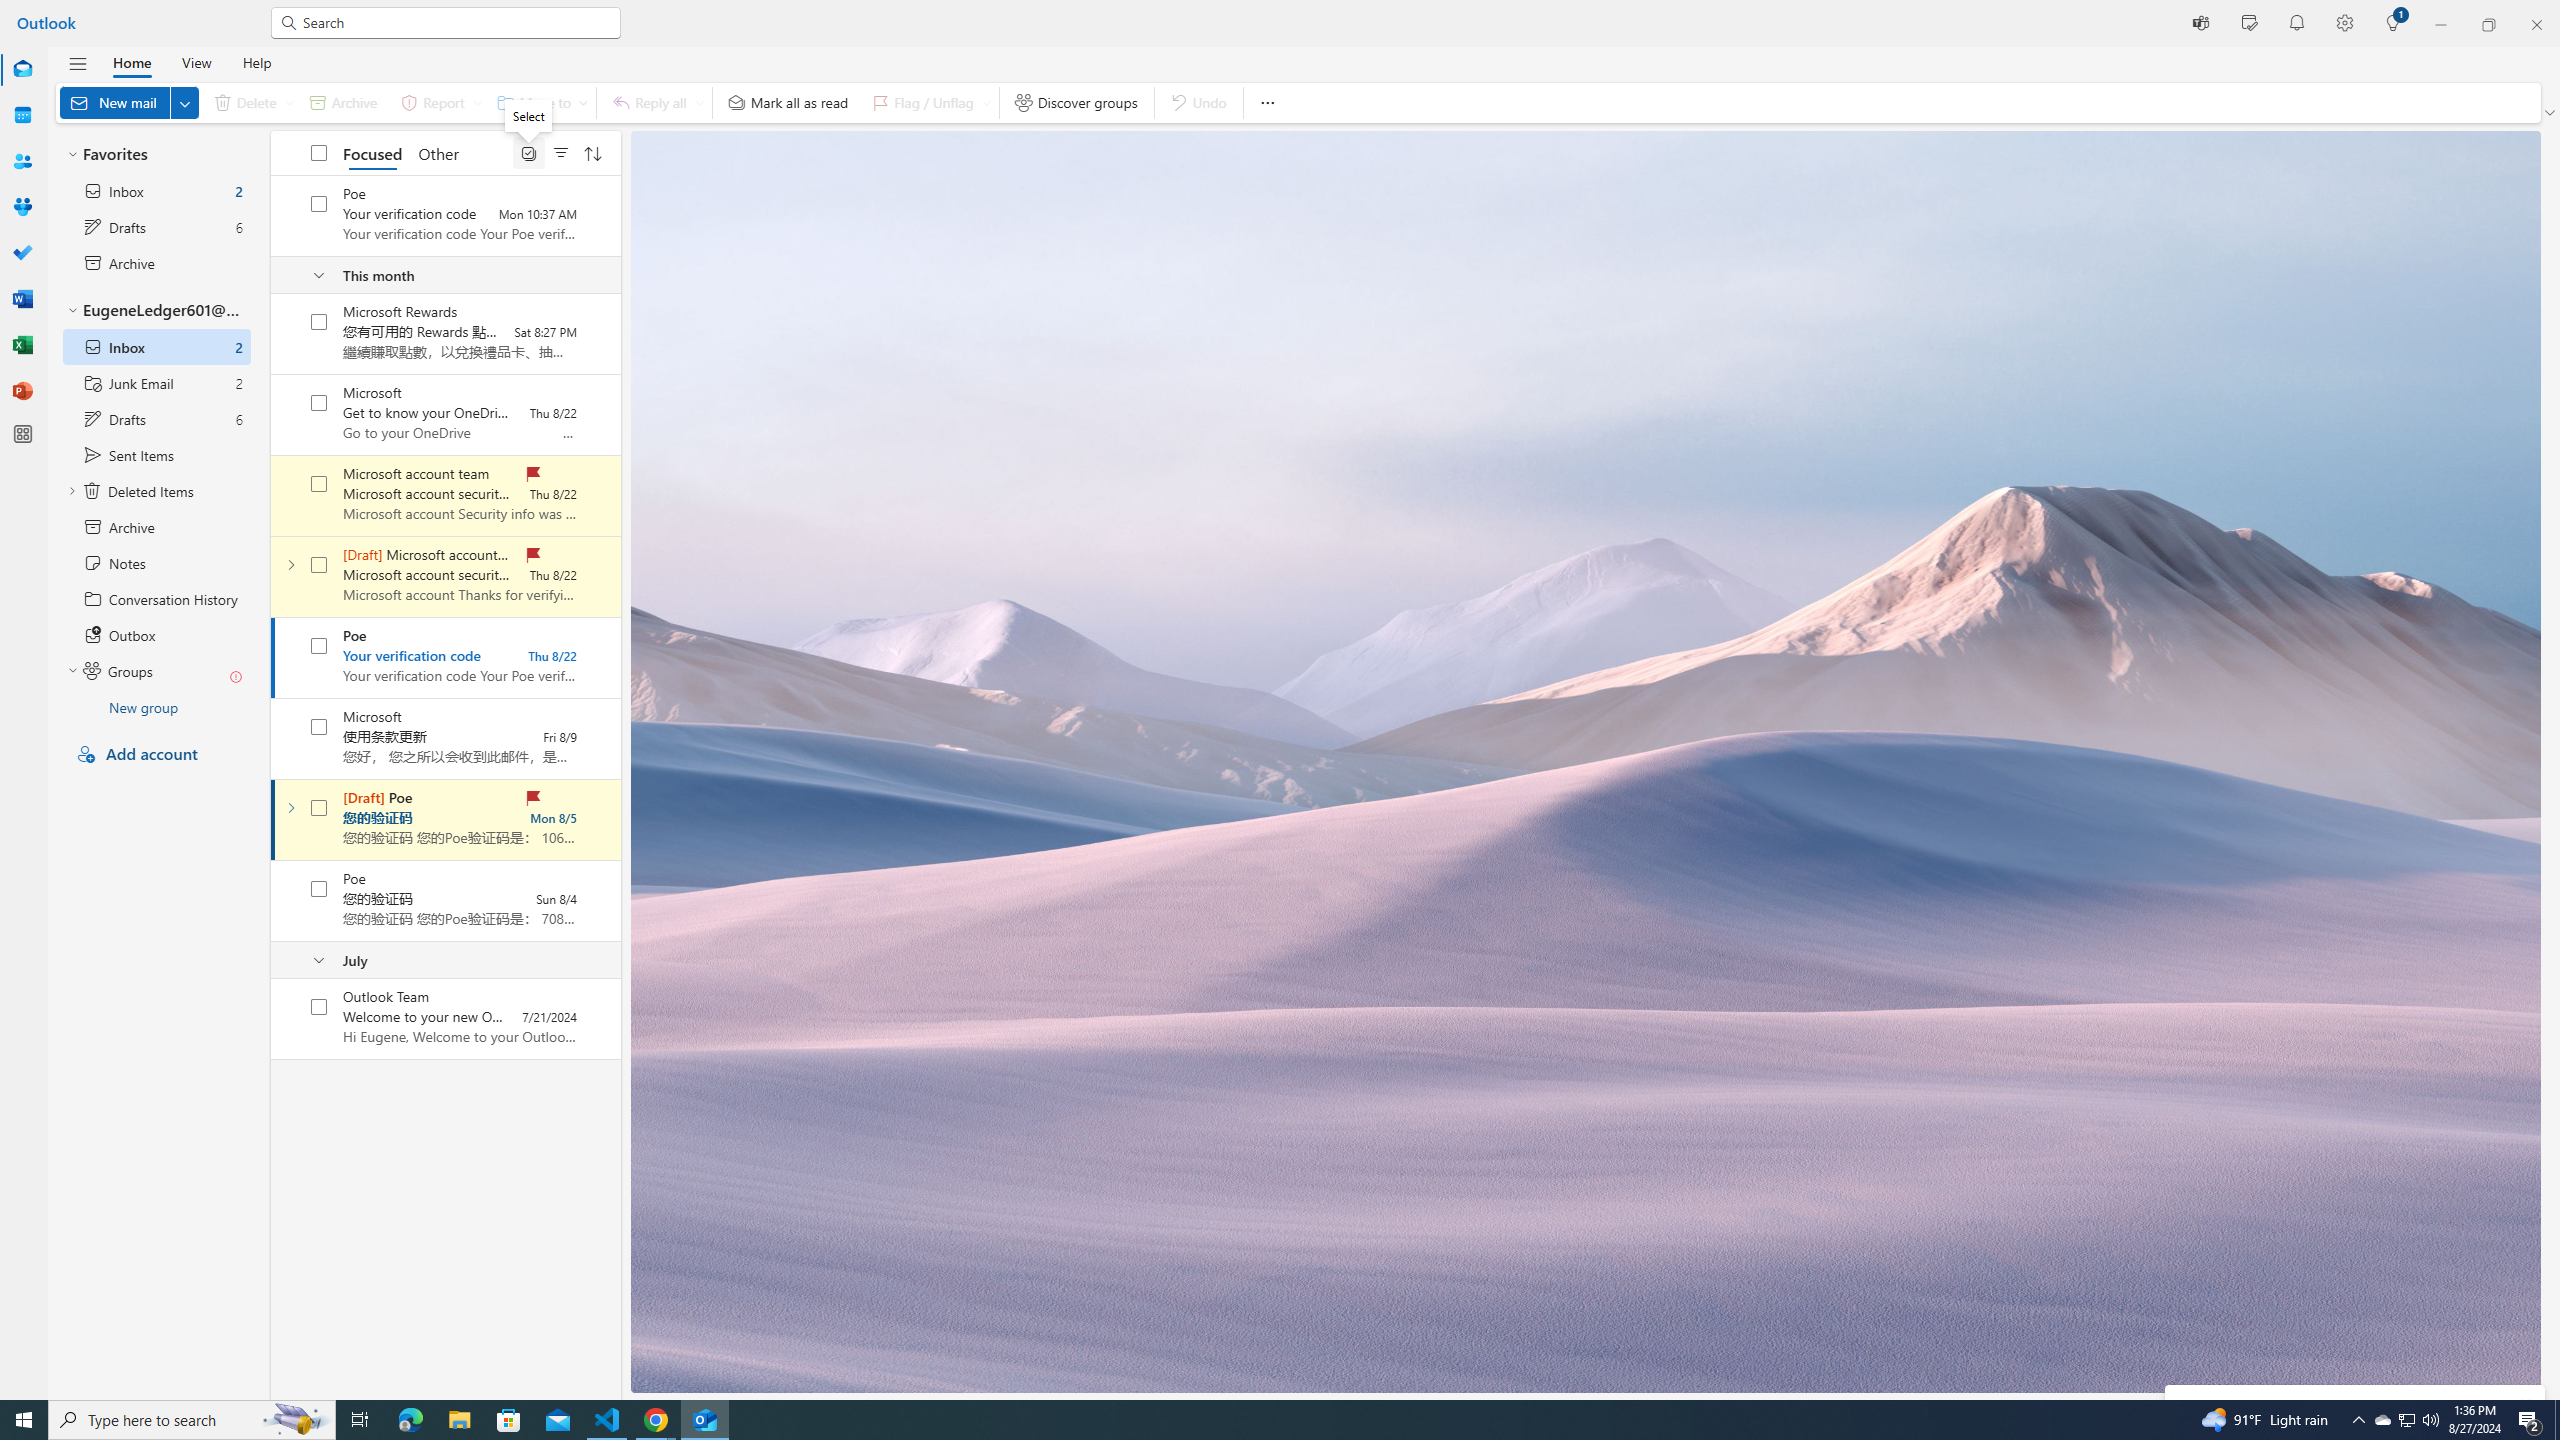 This screenshot has height=1440, width=2560. Describe the element at coordinates (2551, 112) in the screenshot. I see `'Ribbon display options'` at that location.